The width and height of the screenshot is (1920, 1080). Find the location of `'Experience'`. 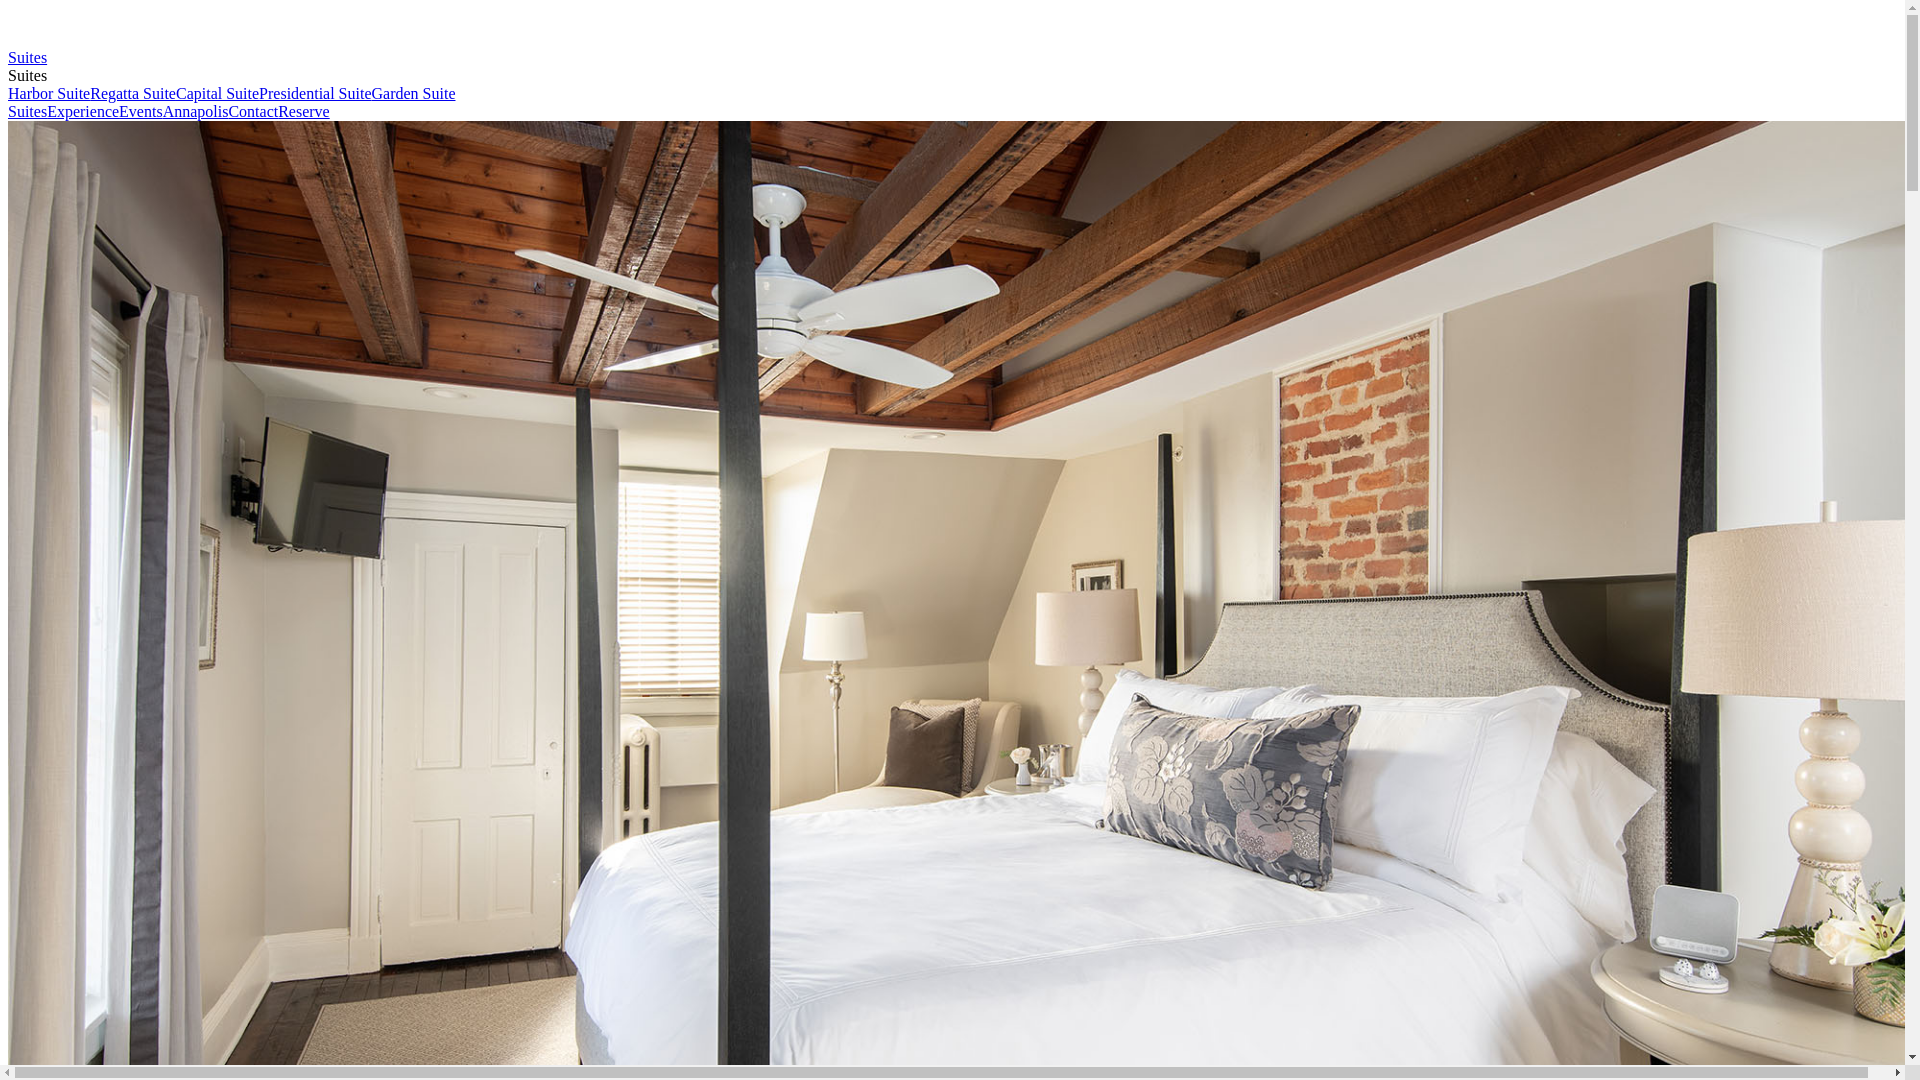

'Experience' is located at coordinates (81, 111).